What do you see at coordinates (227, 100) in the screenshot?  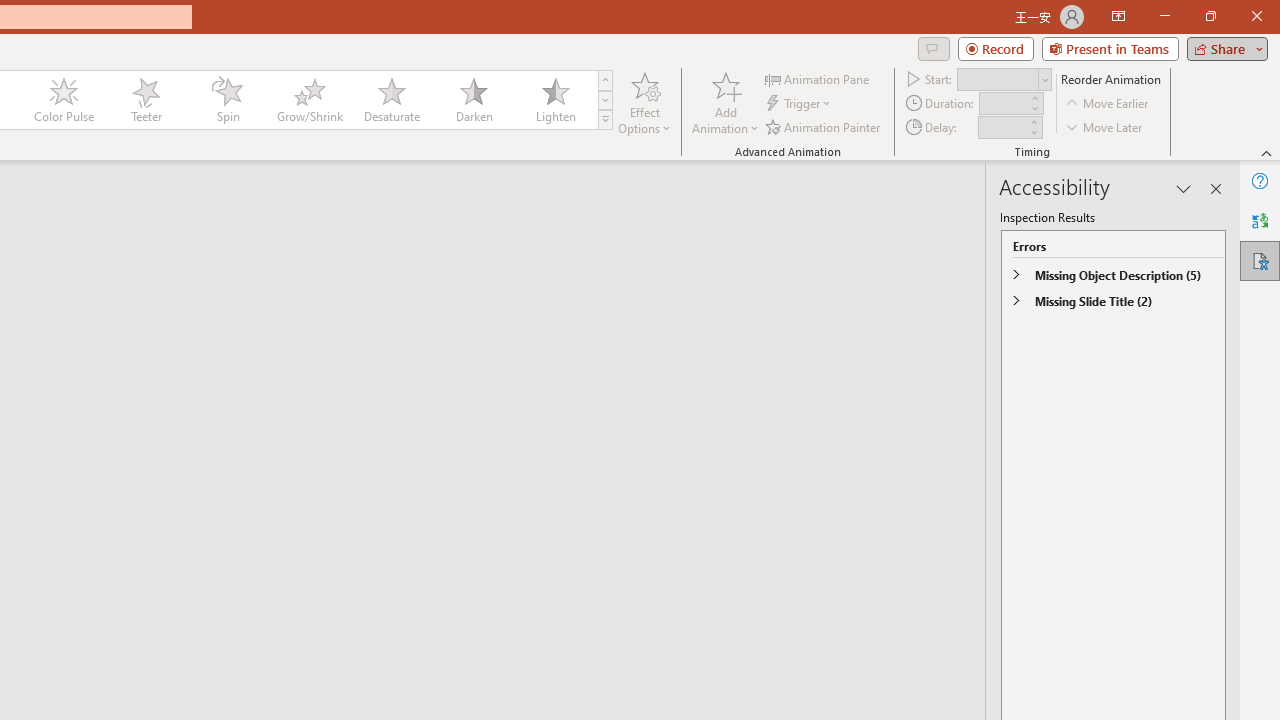 I see `'Spin'` at bounding box center [227, 100].